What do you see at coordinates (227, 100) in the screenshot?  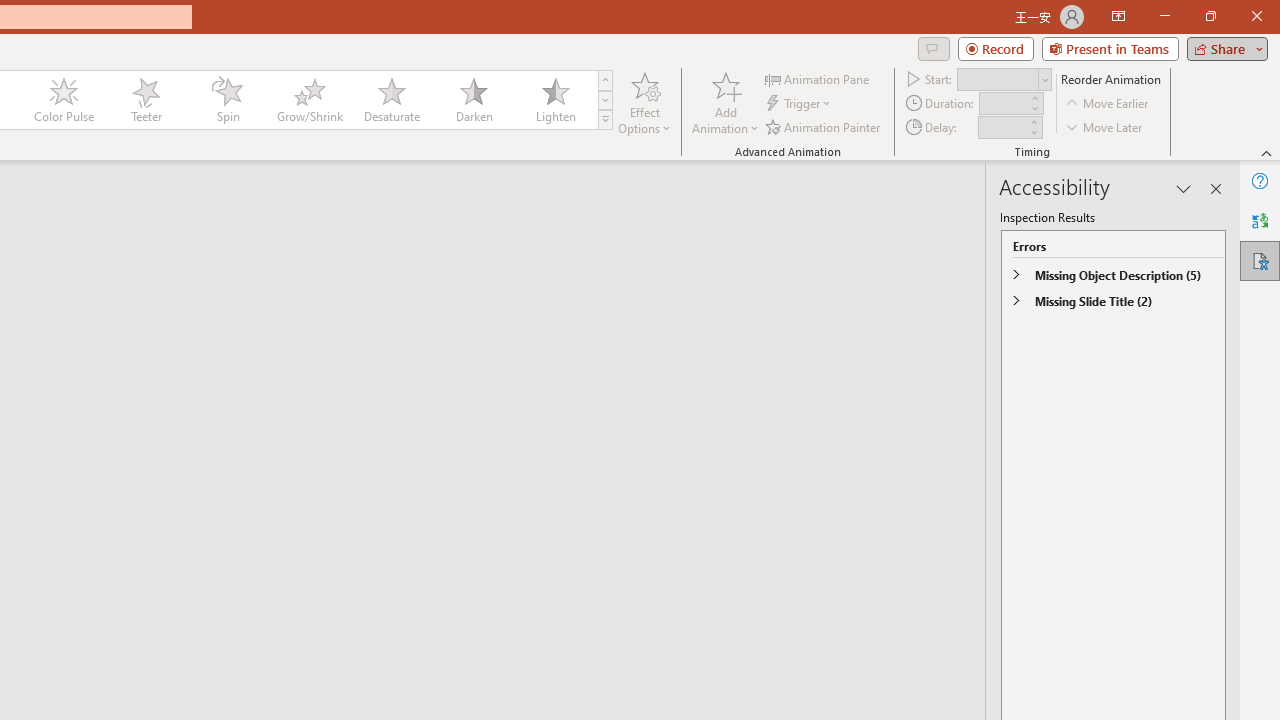 I see `'Spin'` at bounding box center [227, 100].